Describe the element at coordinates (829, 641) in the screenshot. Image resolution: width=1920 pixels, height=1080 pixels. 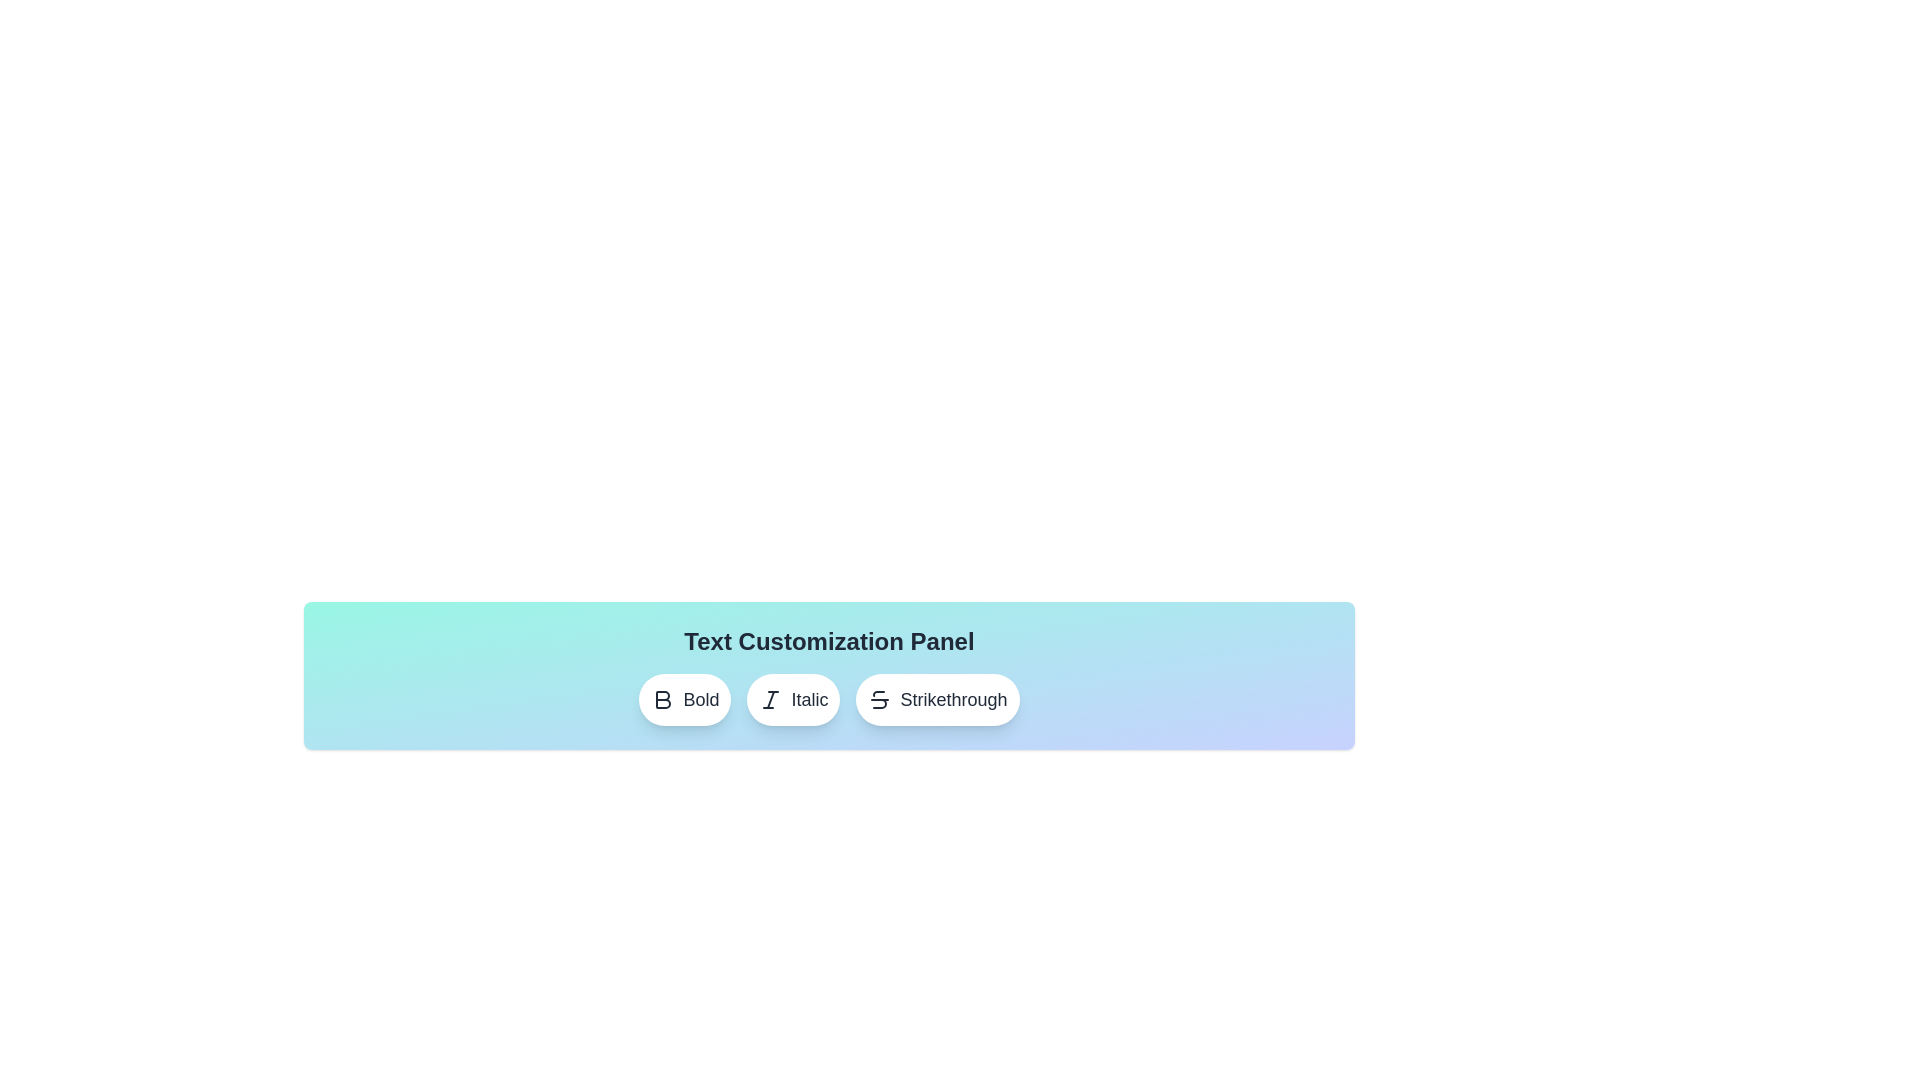
I see `the 'Text Customization Panel' header, which is a bold and large text element centrally positioned in a gradient banner, located at the top of a panel containing formatting buttons` at that location.